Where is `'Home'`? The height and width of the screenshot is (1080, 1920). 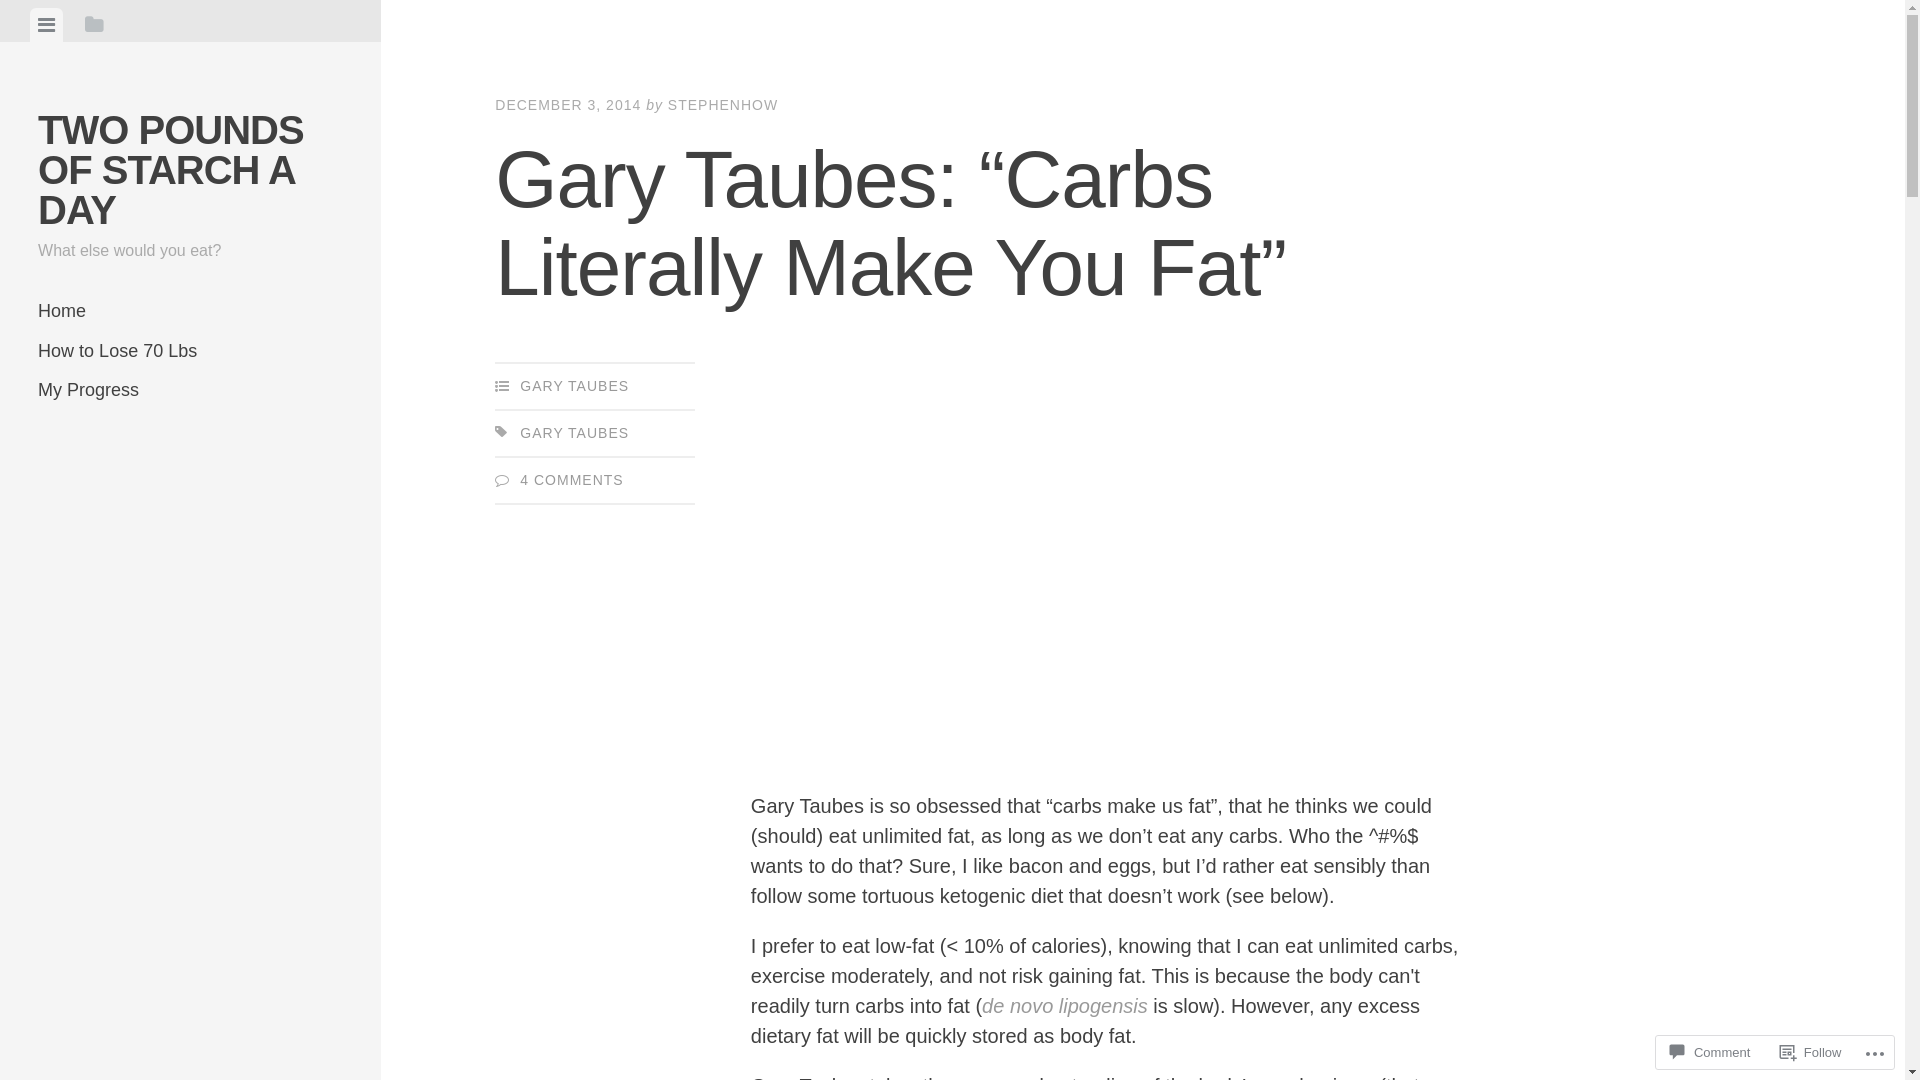
'Home' is located at coordinates (190, 311).